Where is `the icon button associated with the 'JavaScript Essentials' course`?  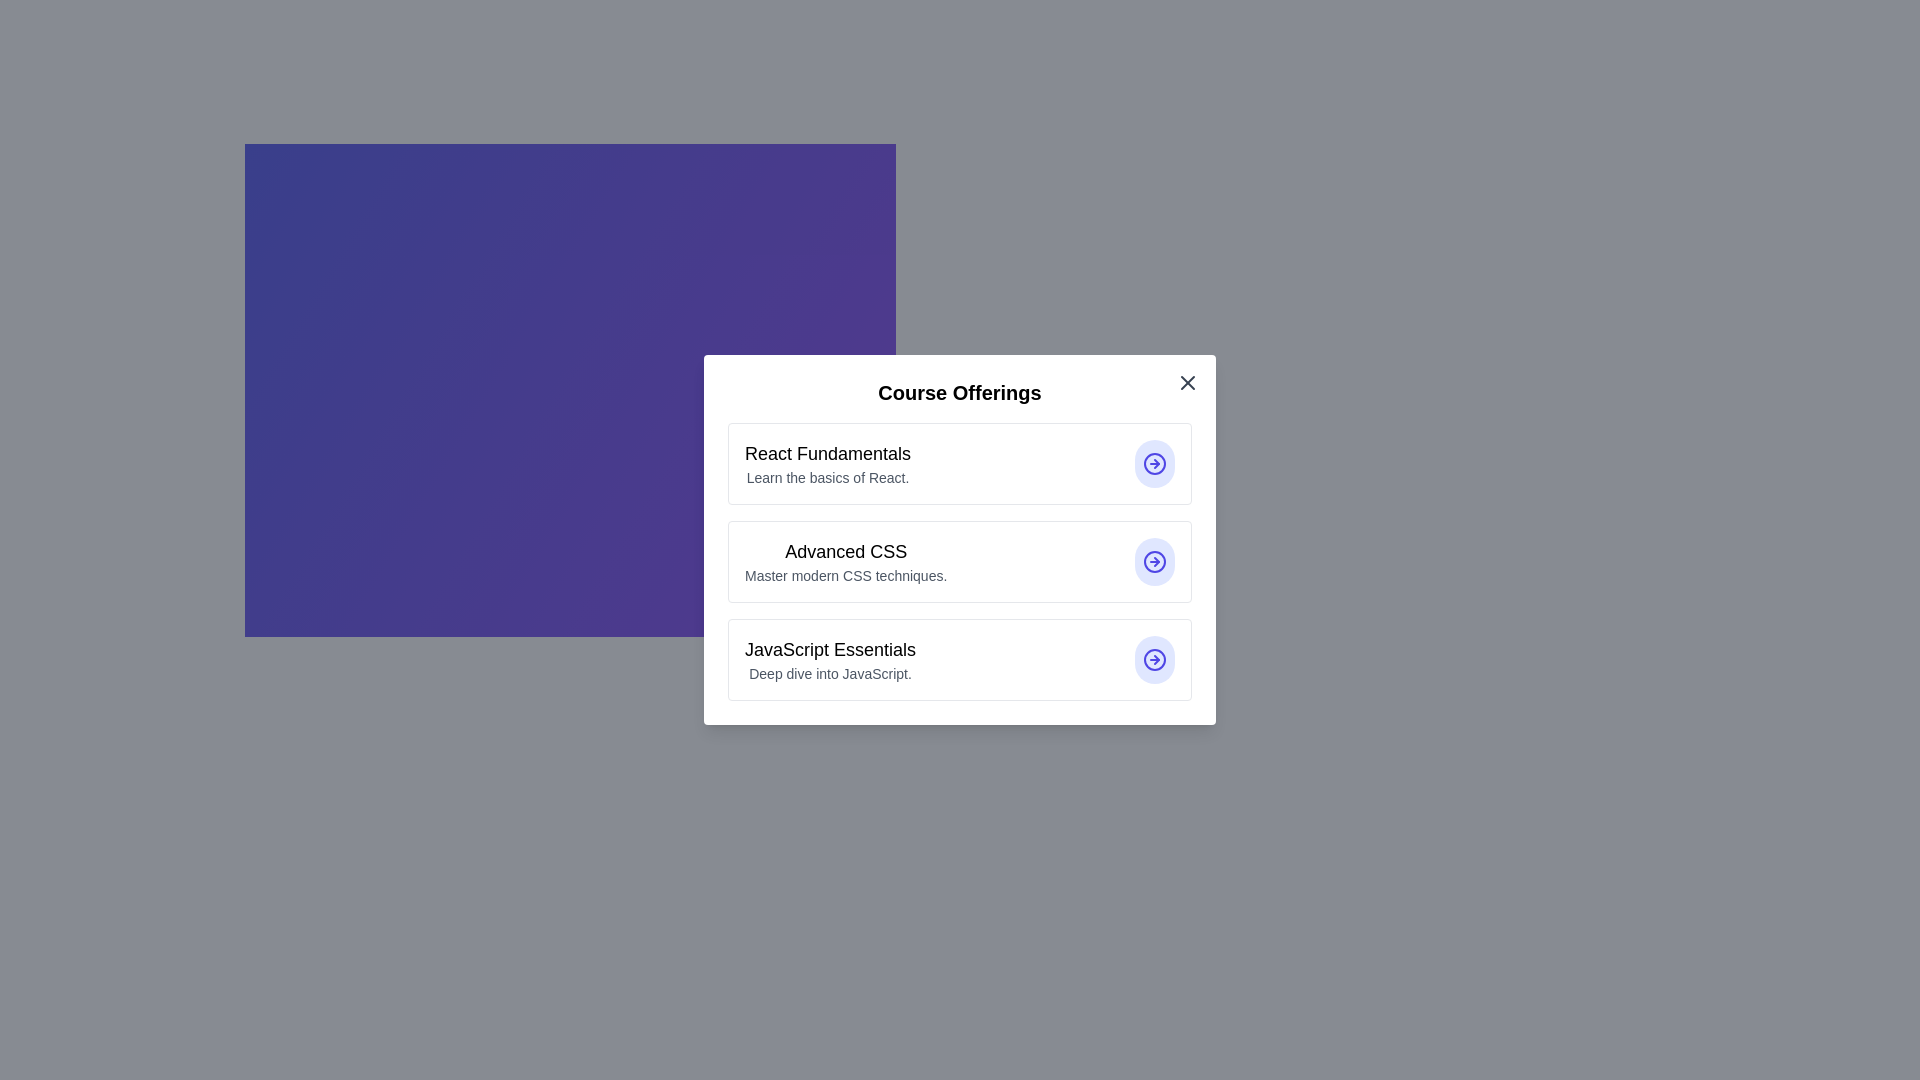 the icon button associated with the 'JavaScript Essentials' course is located at coordinates (1155, 659).